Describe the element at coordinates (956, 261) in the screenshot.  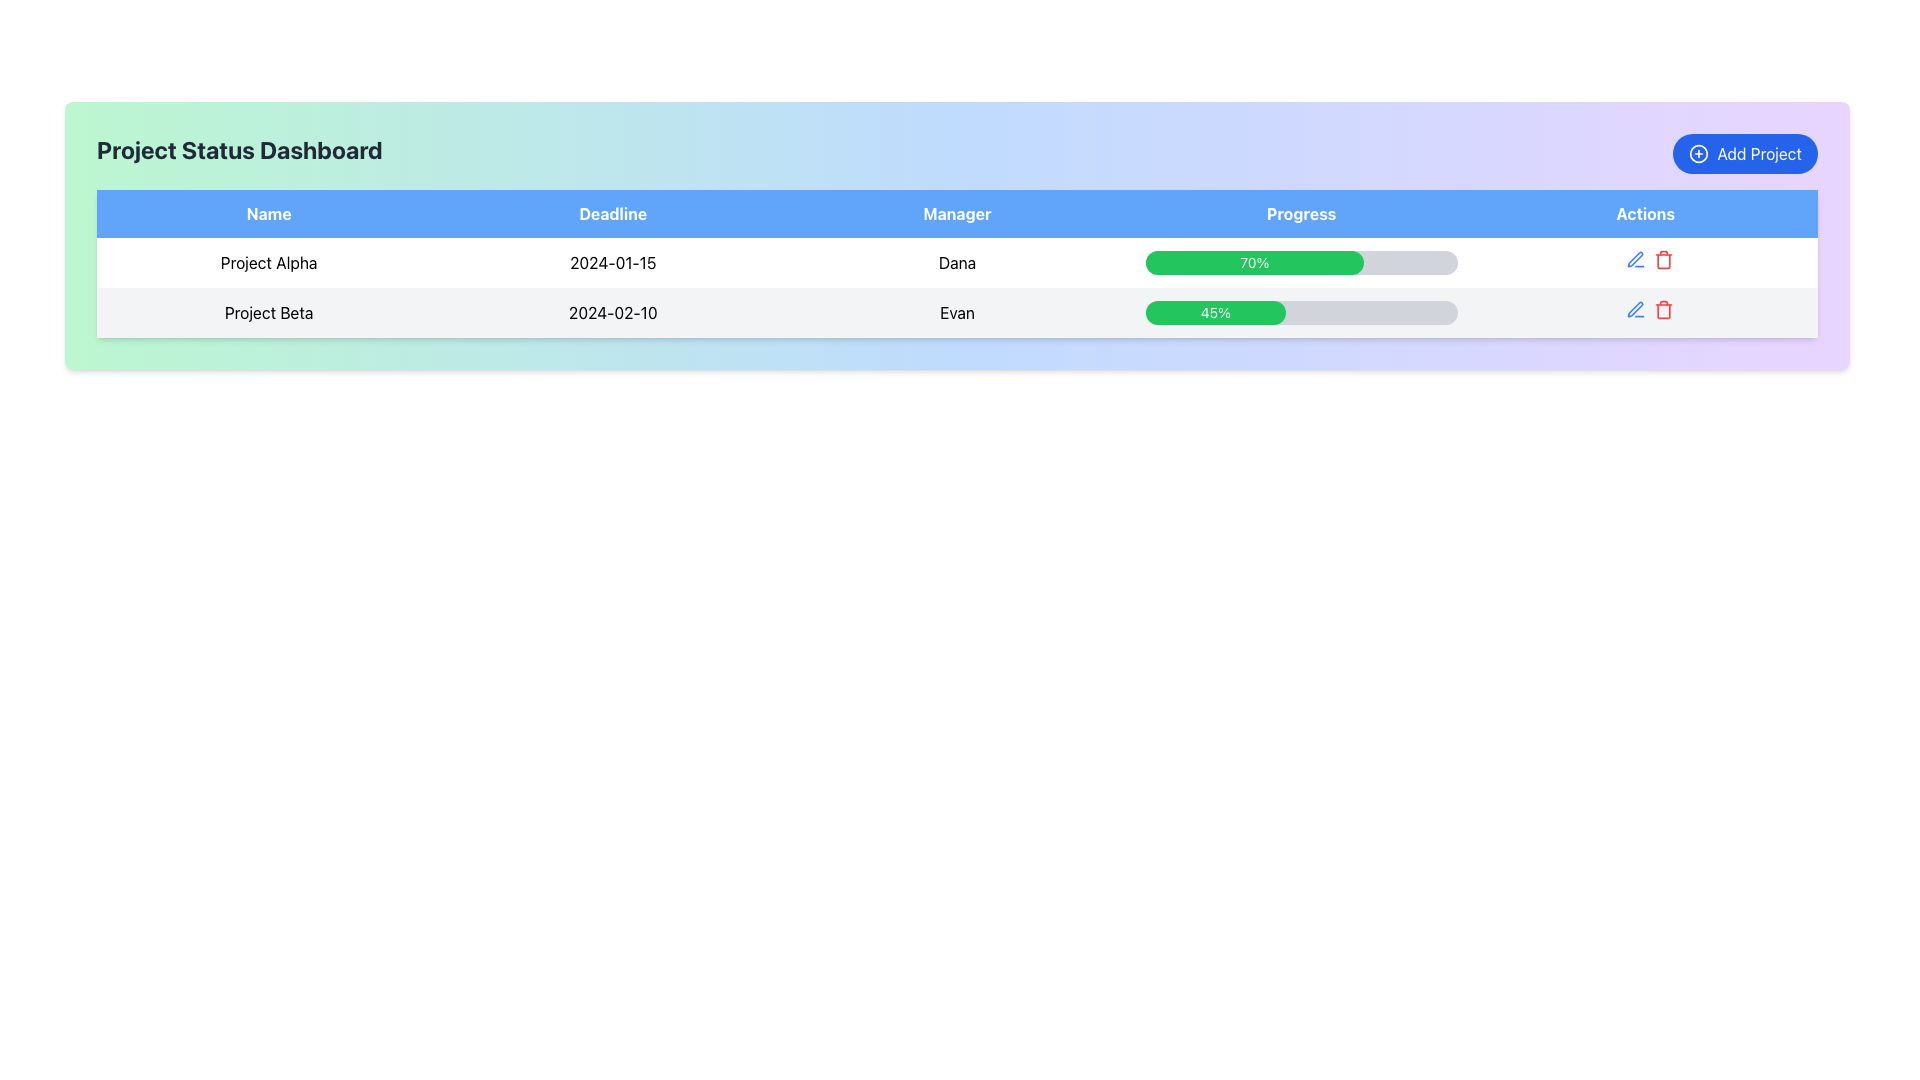
I see `the text label 'Dana' located in the 'Manager' column of the table row for 'Project Alpha'` at that location.